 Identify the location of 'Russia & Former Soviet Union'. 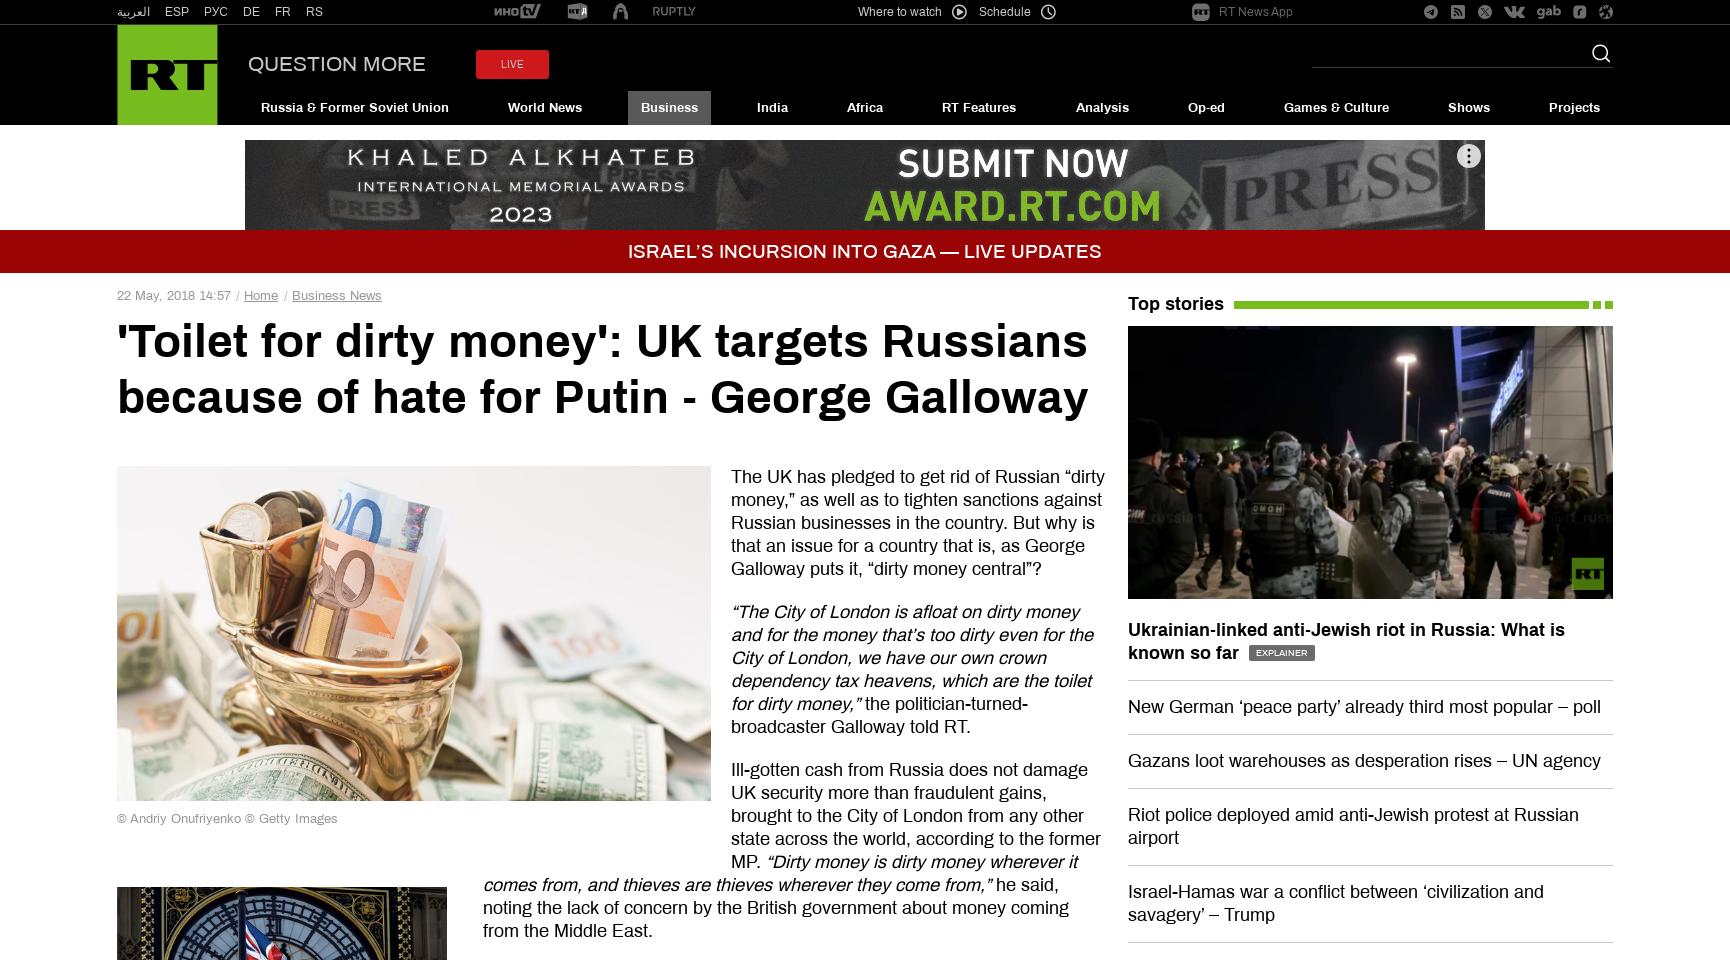
(354, 107).